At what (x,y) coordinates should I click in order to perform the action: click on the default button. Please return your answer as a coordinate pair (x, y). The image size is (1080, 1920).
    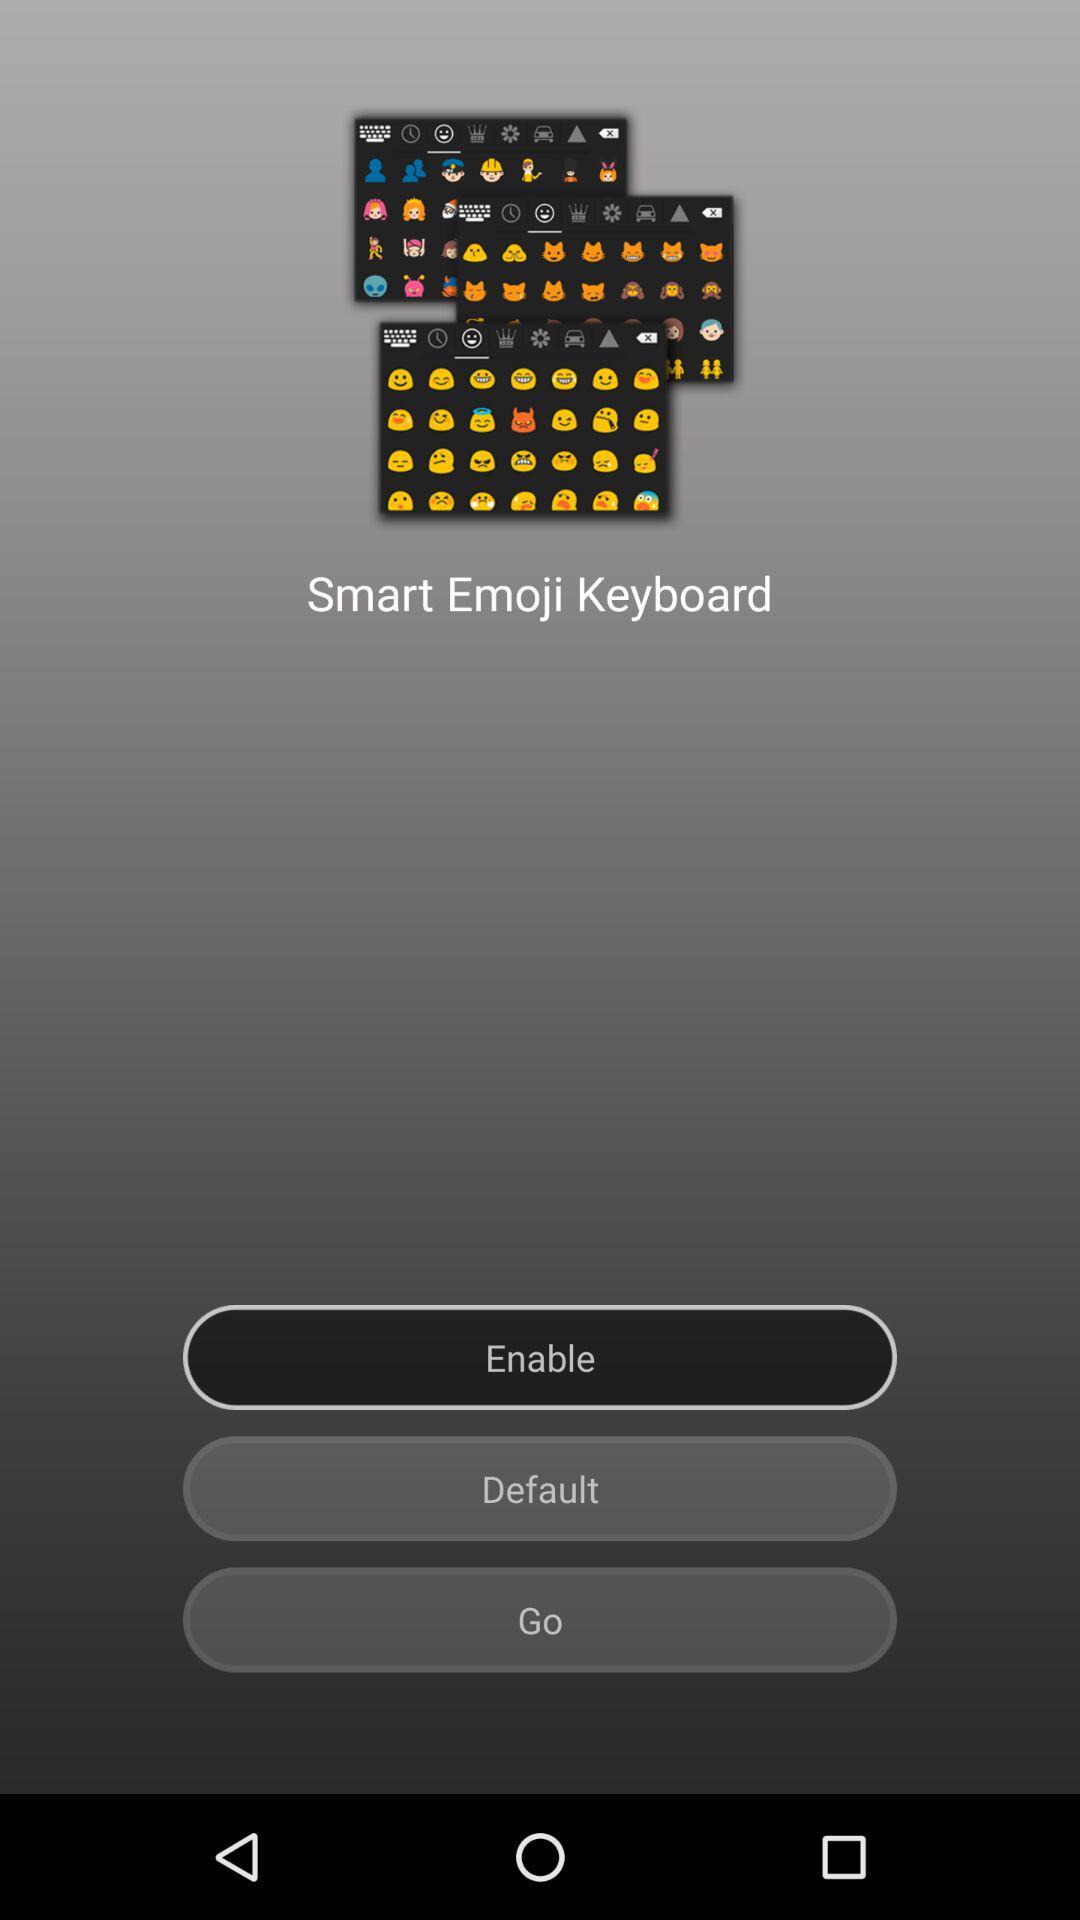
    Looking at the image, I should click on (540, 1488).